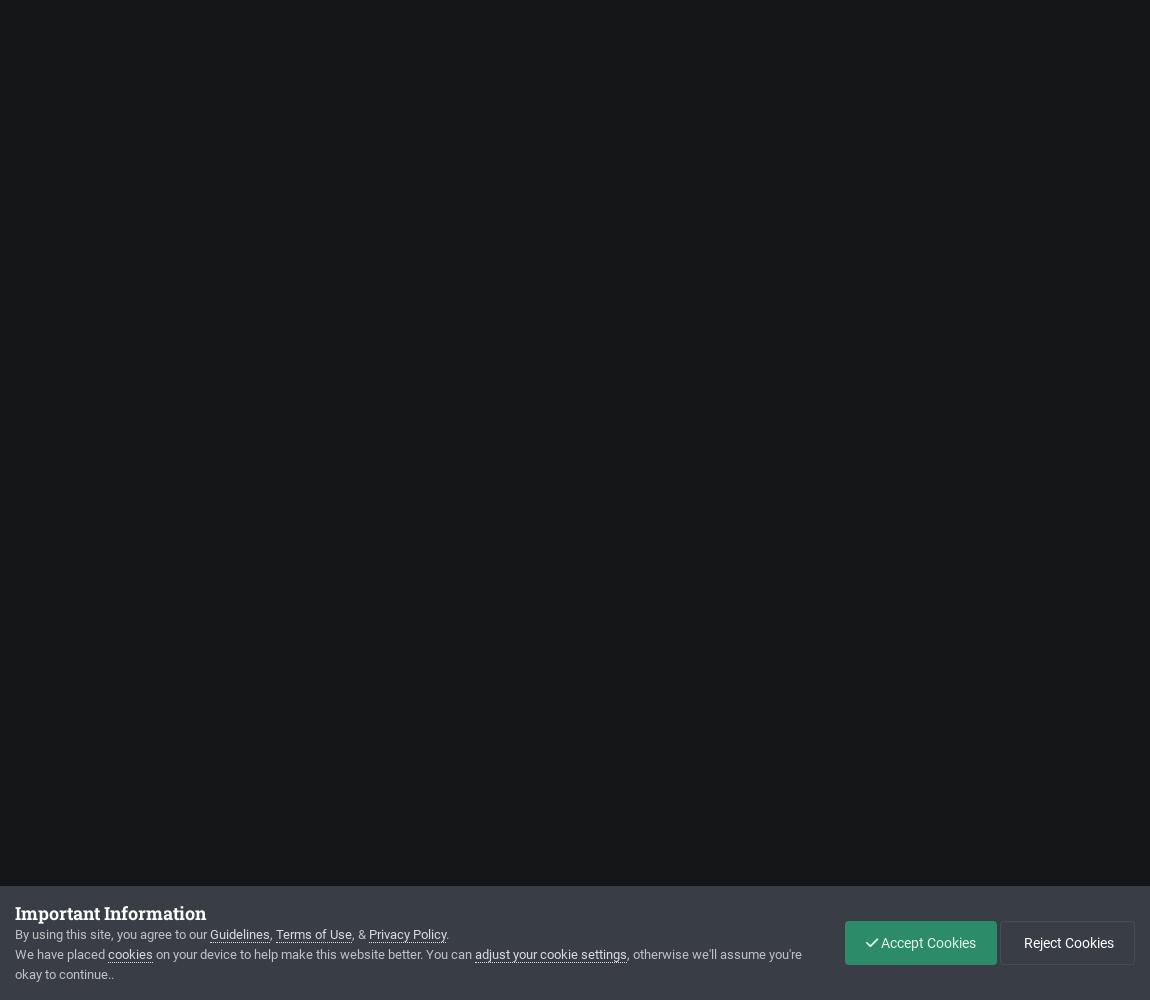 This screenshot has height=1000, width=1150. Describe the element at coordinates (129, 953) in the screenshot. I see `'cookies'` at that location.